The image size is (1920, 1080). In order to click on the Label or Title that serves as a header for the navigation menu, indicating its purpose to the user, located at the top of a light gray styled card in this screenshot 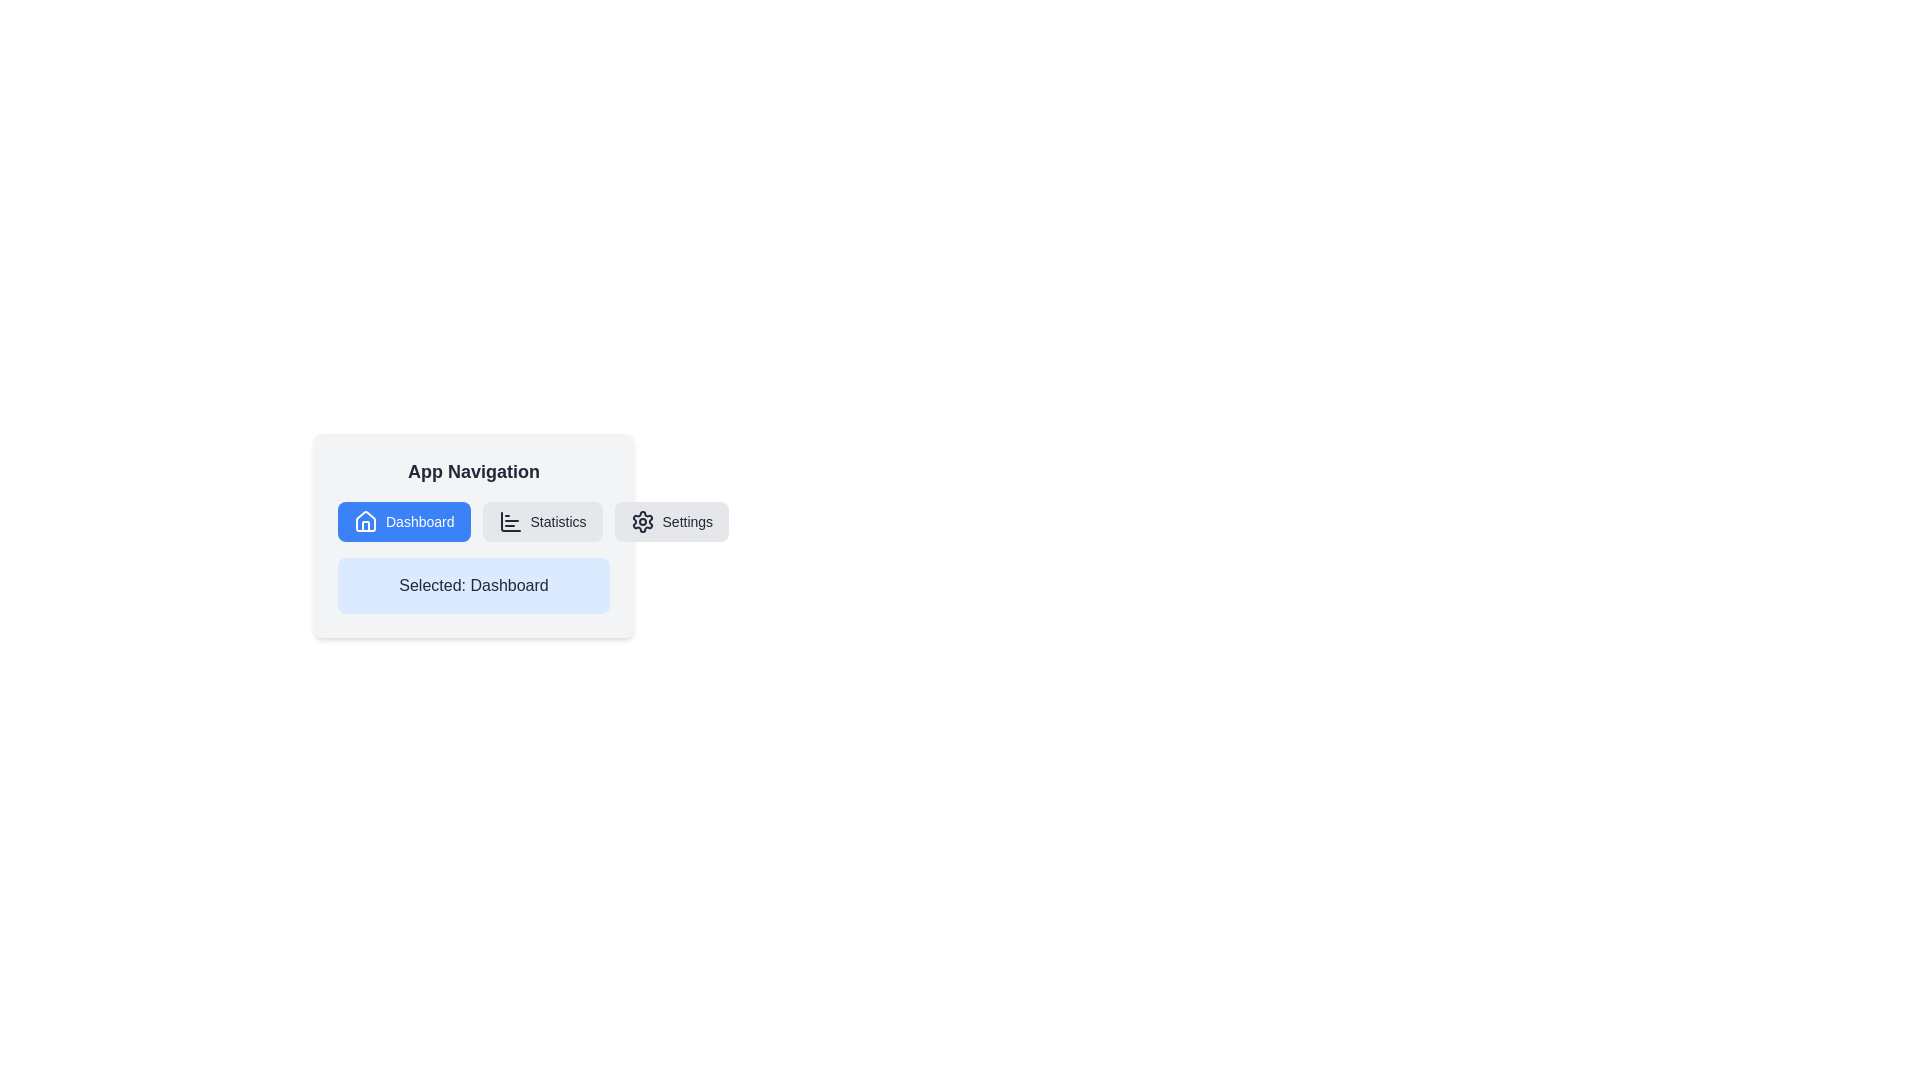, I will do `click(473, 471)`.